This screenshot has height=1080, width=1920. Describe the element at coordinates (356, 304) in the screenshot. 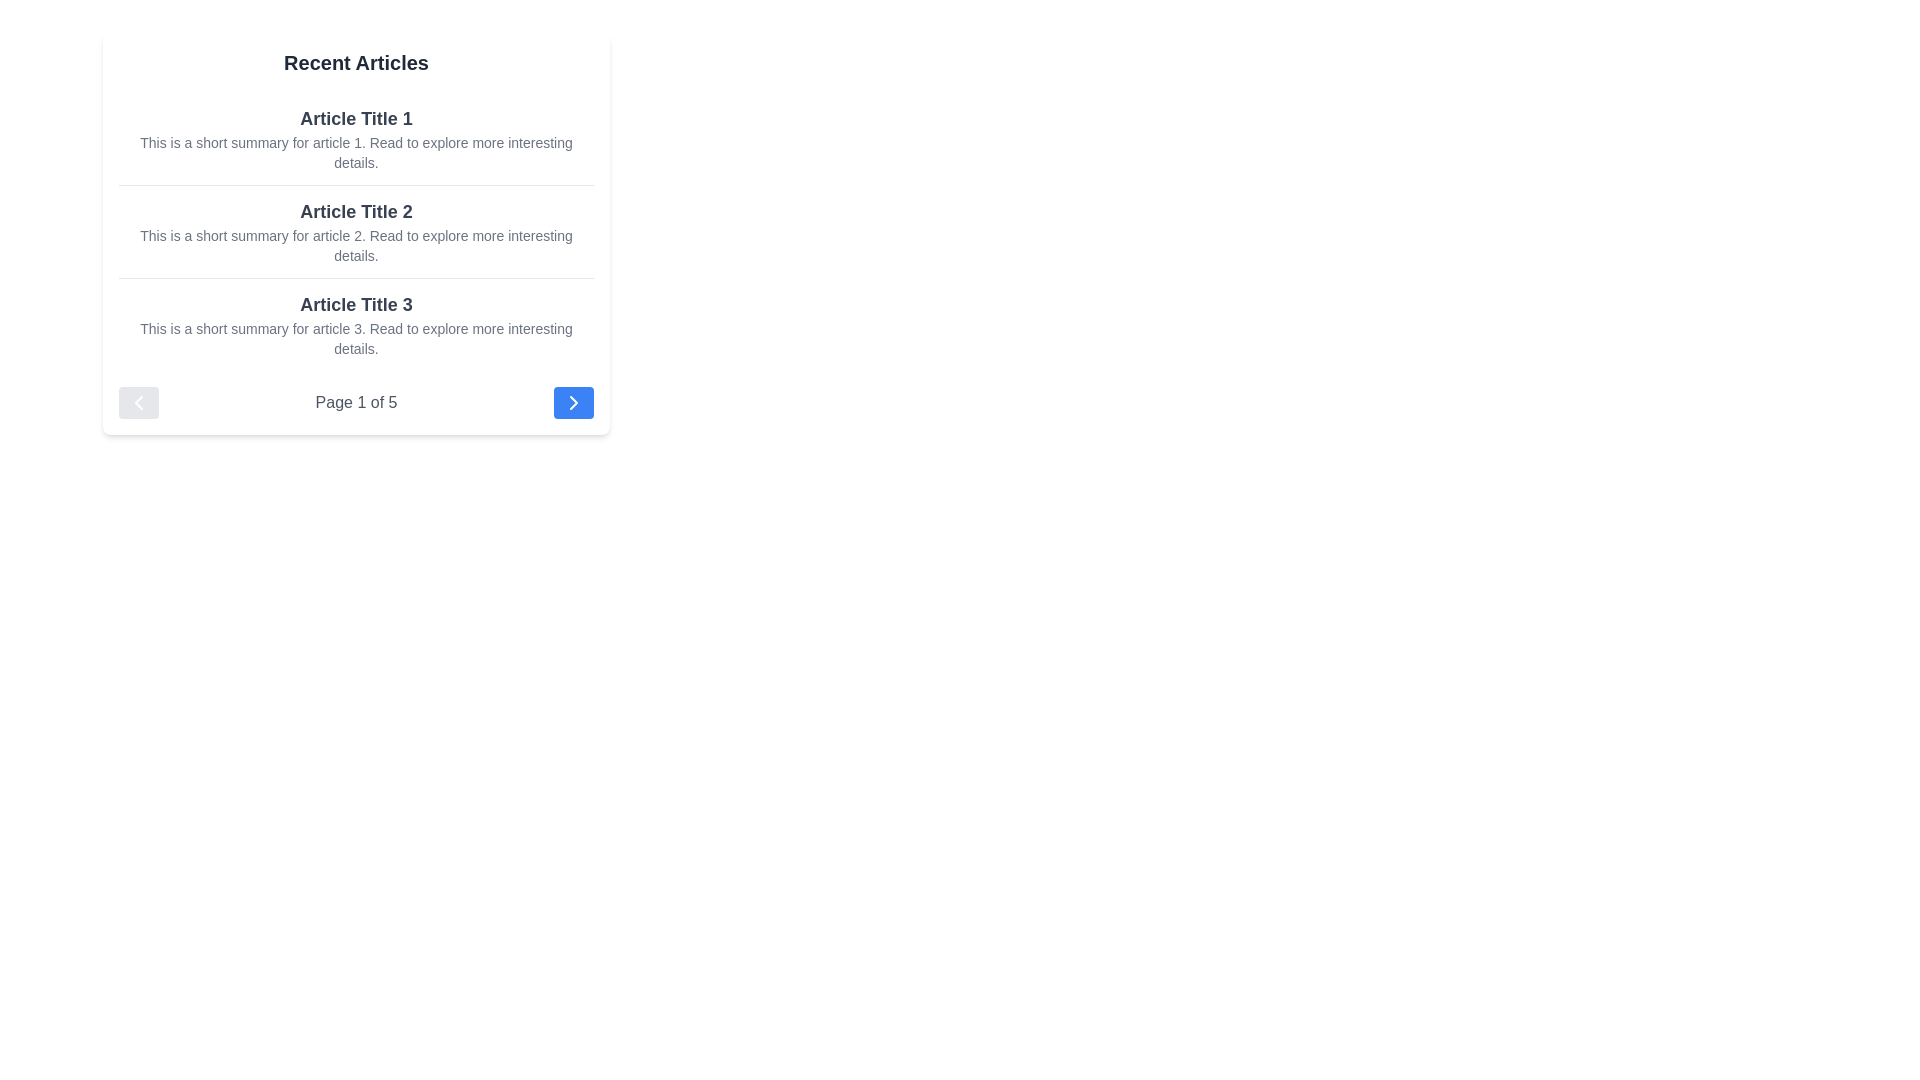

I see `title of the third article displayed in the list, which is the text label located centrally below 'Article Title 2'` at that location.